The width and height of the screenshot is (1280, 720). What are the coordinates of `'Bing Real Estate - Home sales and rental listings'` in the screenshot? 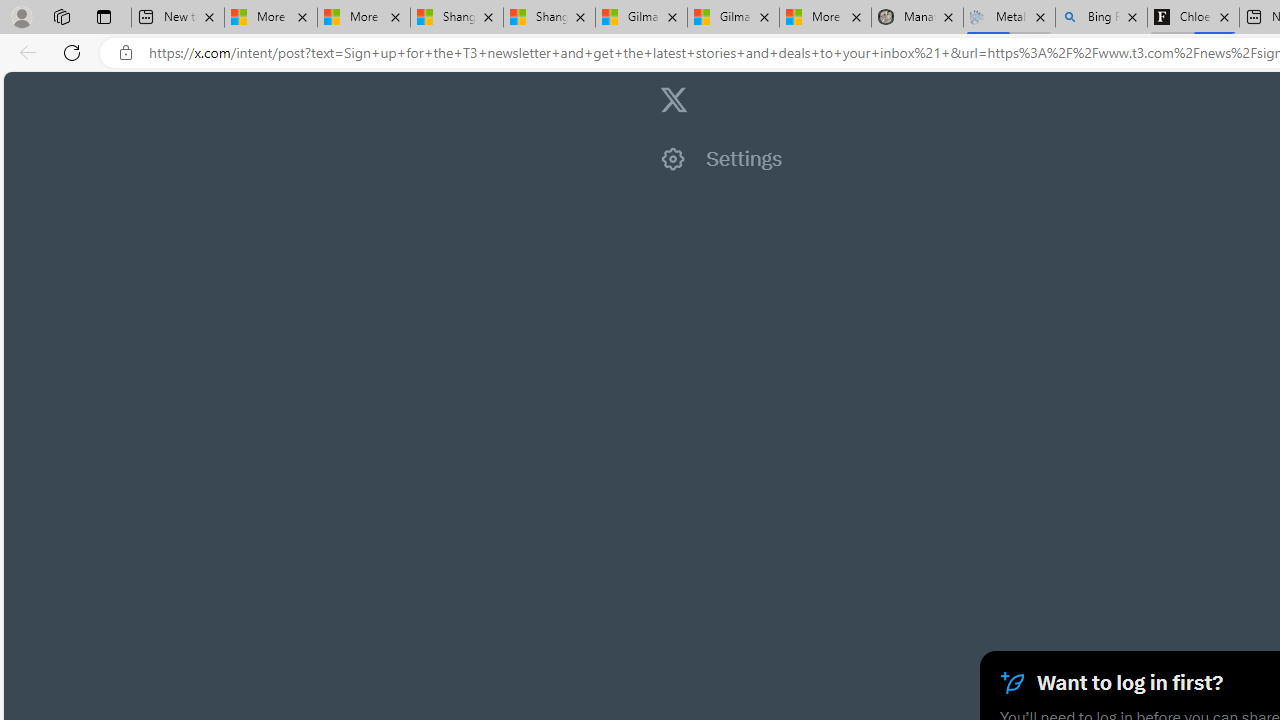 It's located at (1100, 17).